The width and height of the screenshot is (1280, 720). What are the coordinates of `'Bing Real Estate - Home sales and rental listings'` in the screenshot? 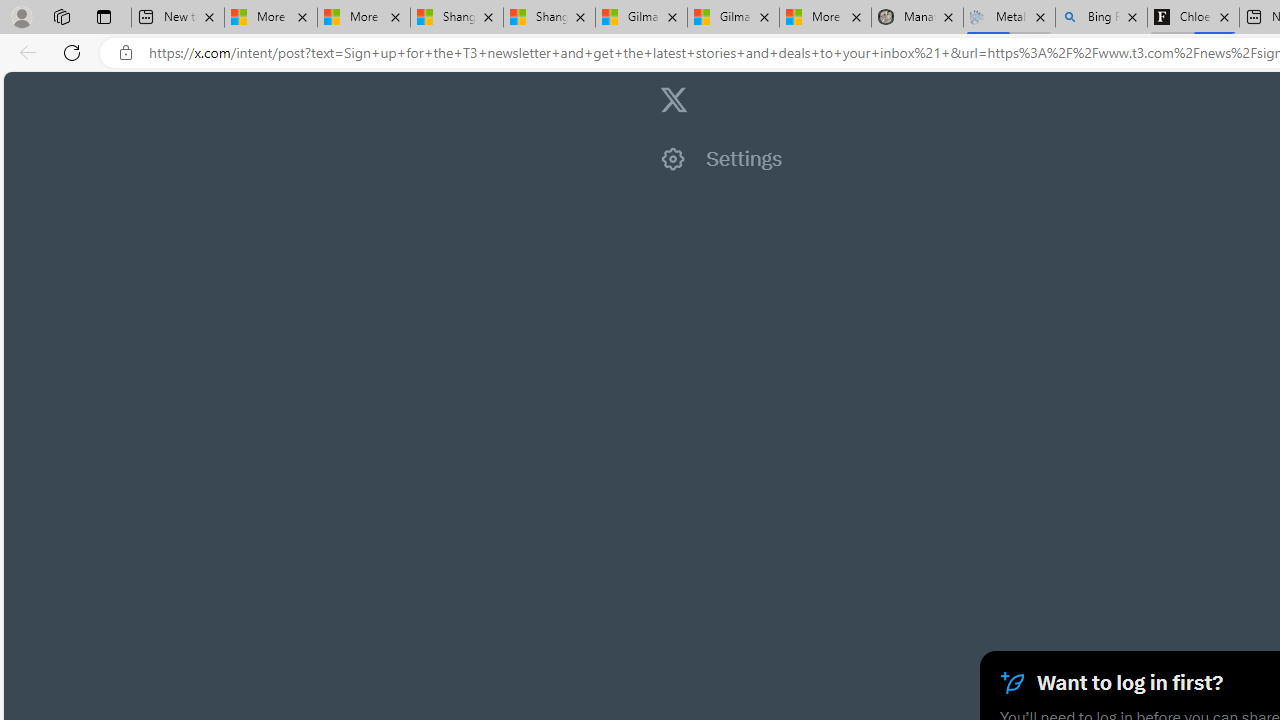 It's located at (1100, 17).